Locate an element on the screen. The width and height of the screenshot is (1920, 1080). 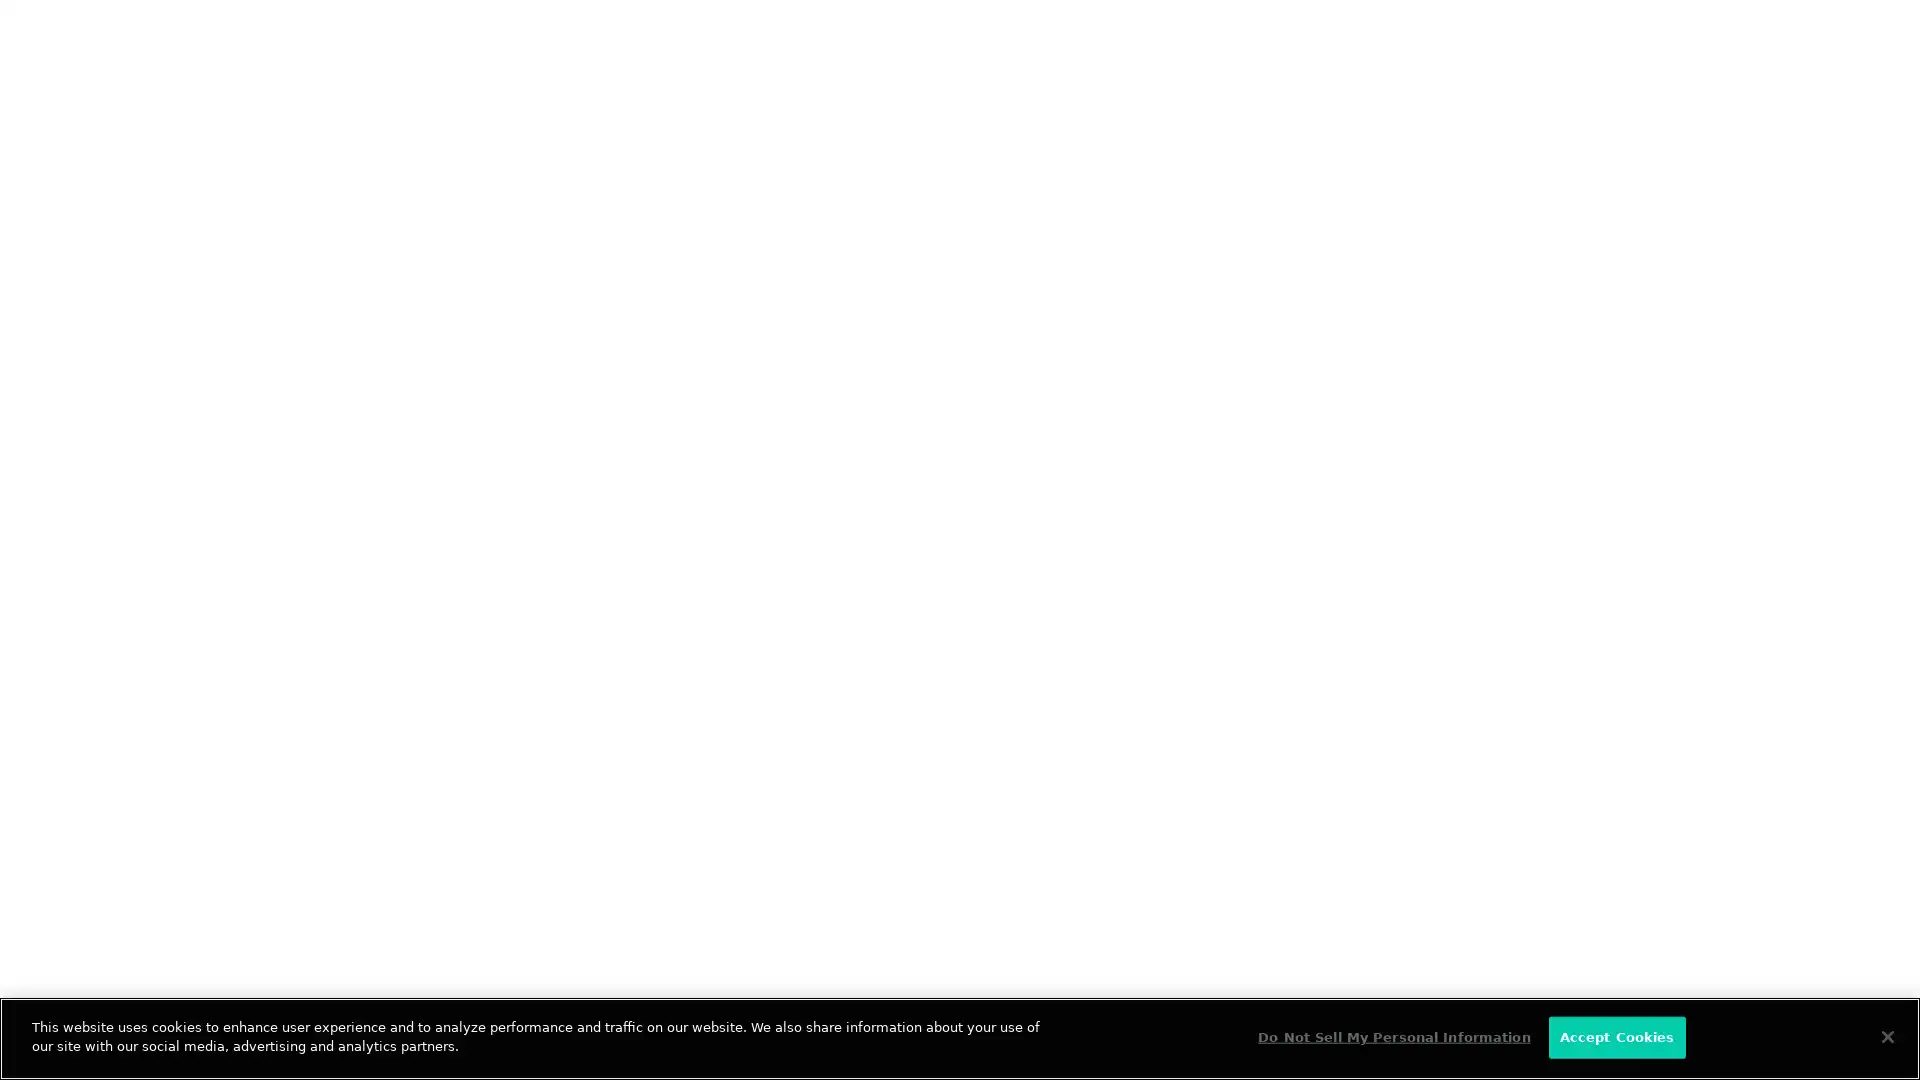
SUBSCRIBE is located at coordinates (532, 458).